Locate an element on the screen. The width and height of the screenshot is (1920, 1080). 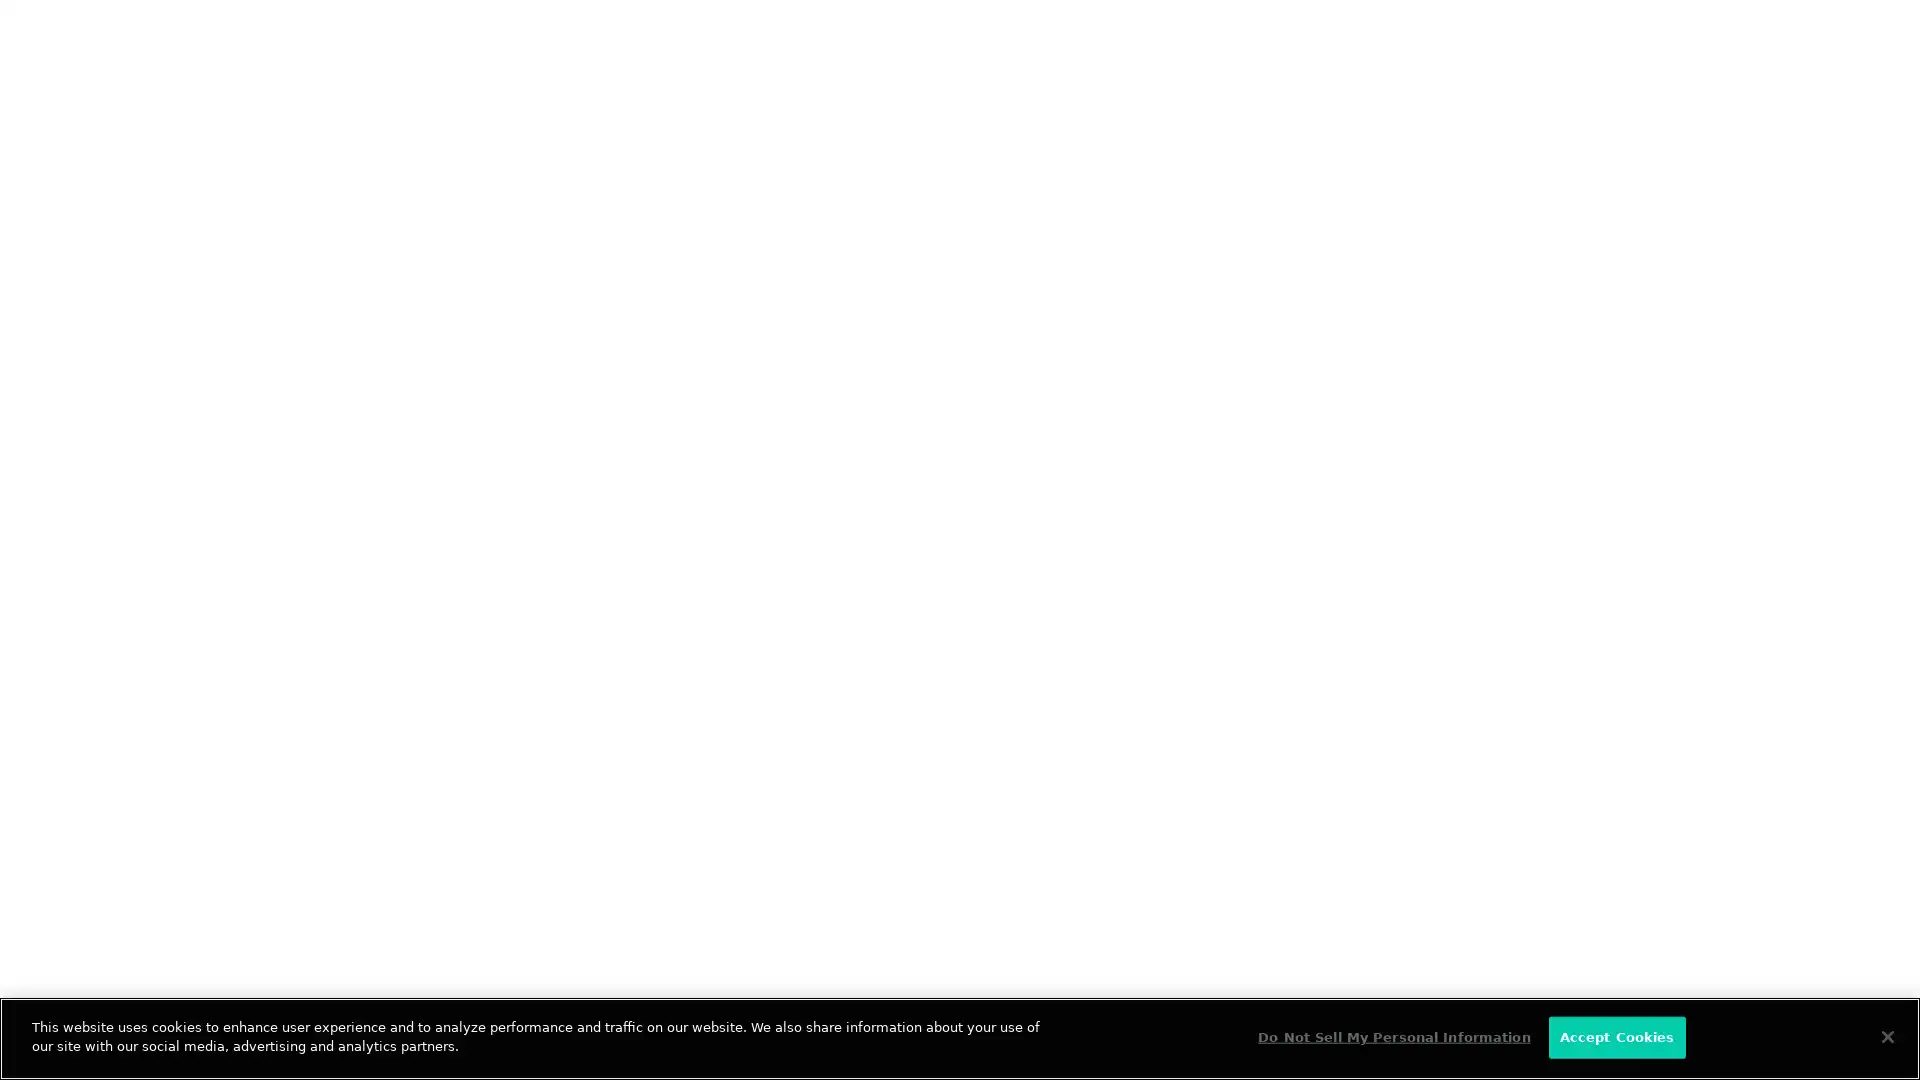
SUBSCRIBE is located at coordinates (532, 458).